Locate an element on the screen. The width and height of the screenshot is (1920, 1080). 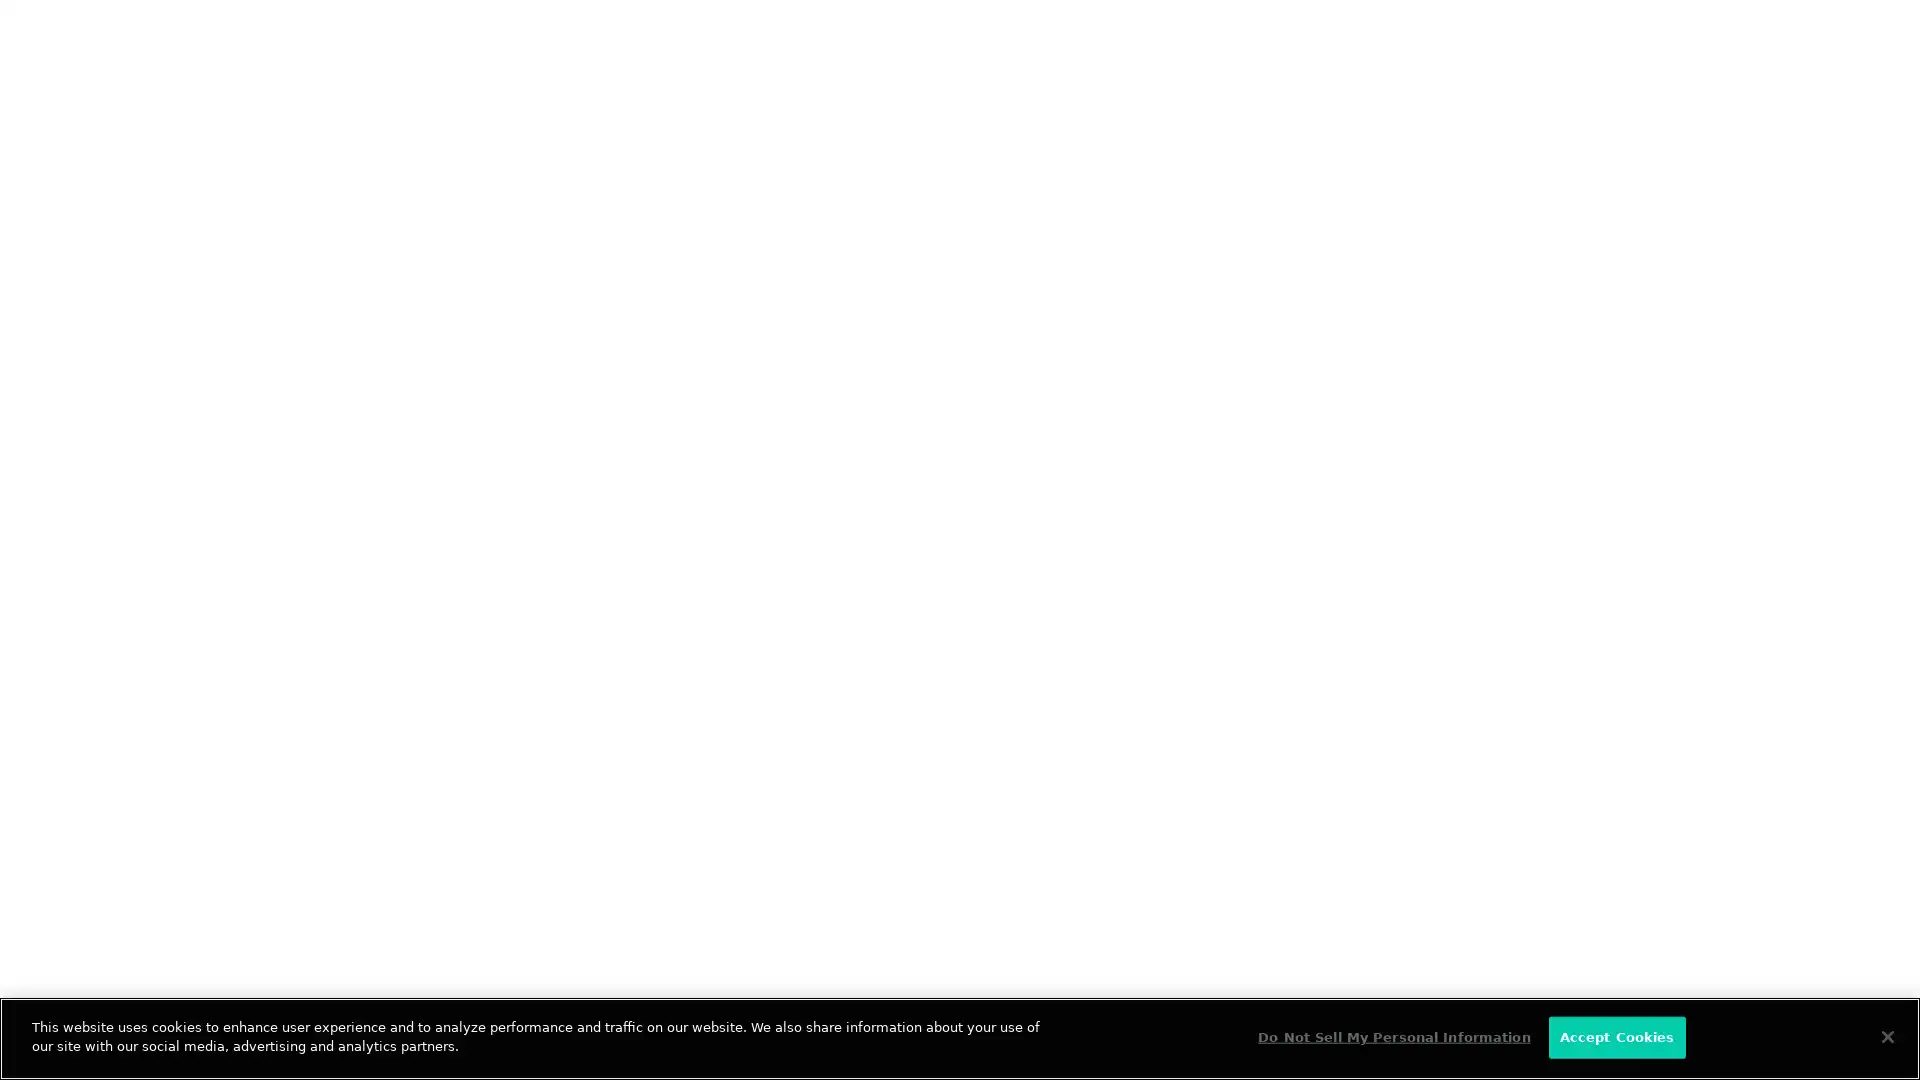
SUBSCRIBE is located at coordinates (532, 458).